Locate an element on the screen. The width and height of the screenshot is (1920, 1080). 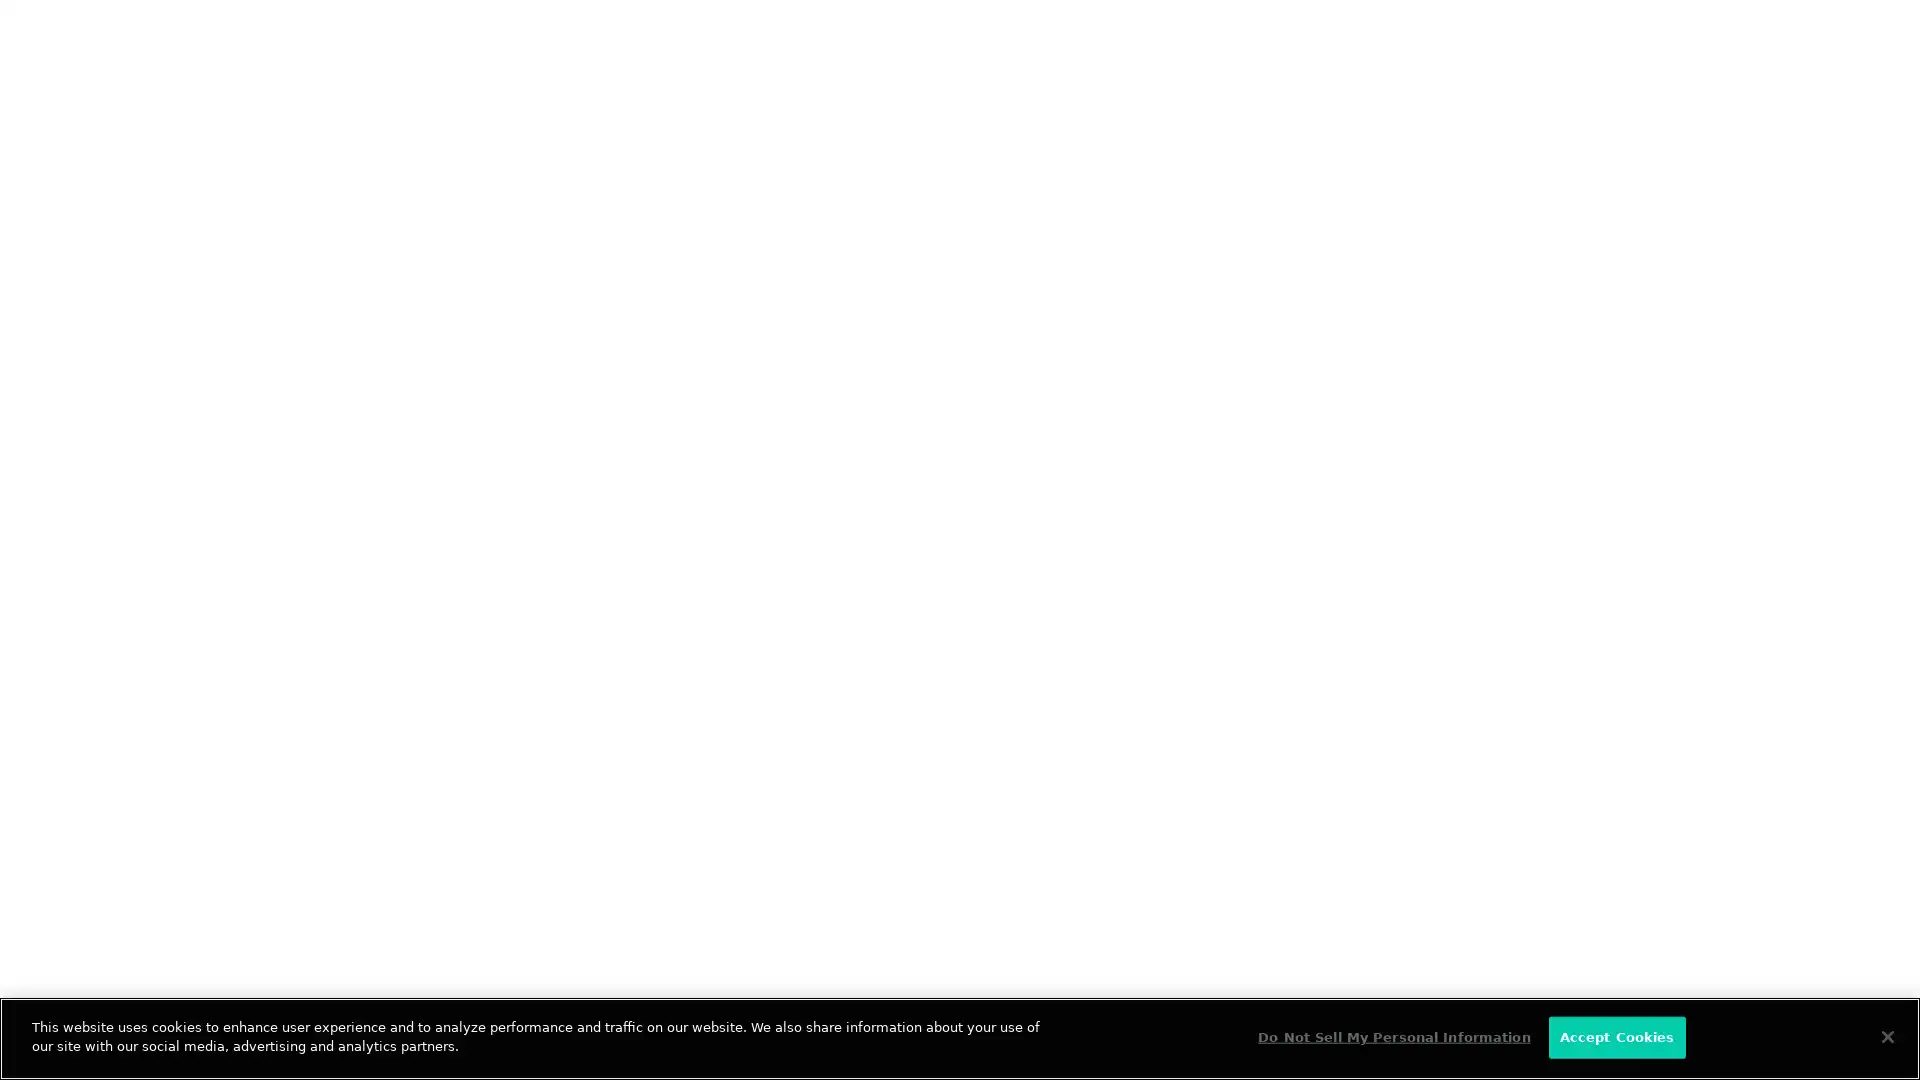
SUBSCRIBE is located at coordinates (532, 458).